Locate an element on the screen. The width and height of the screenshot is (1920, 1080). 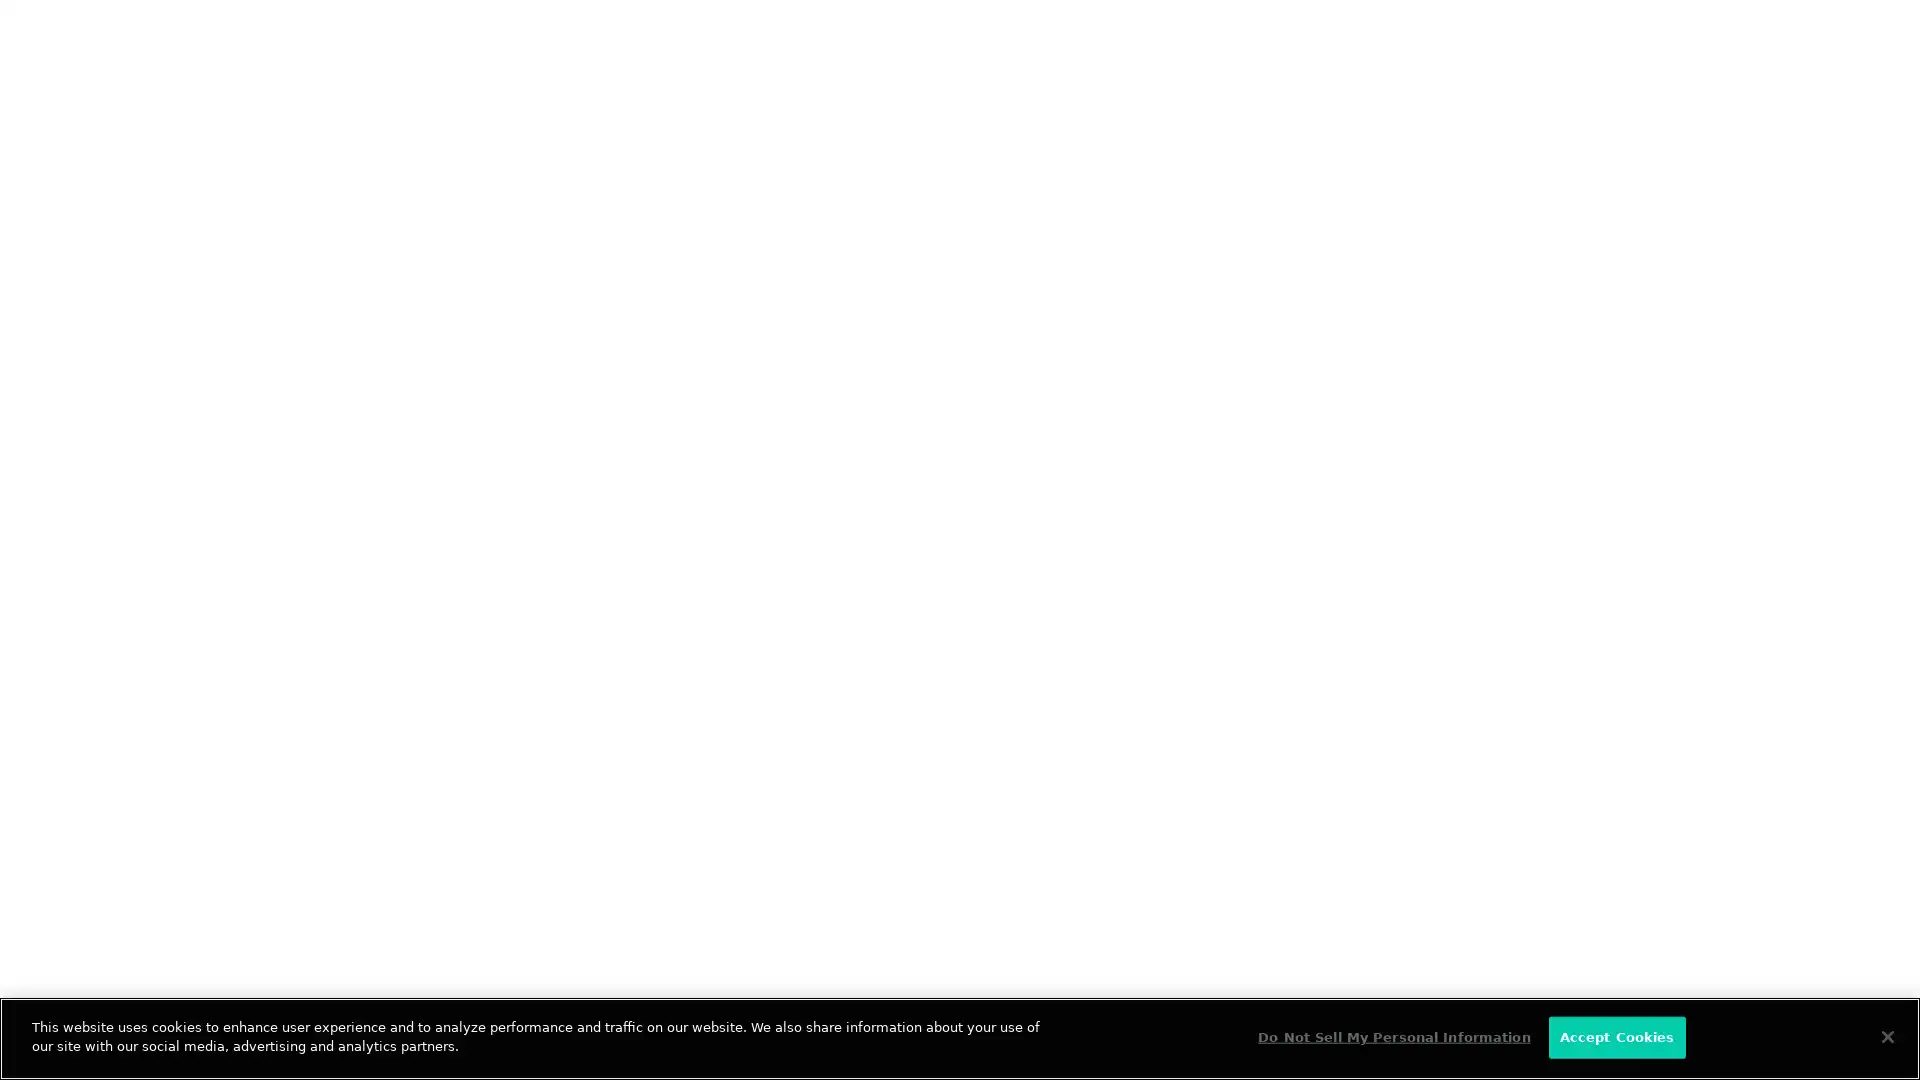
SUBSCRIBE is located at coordinates (532, 458).